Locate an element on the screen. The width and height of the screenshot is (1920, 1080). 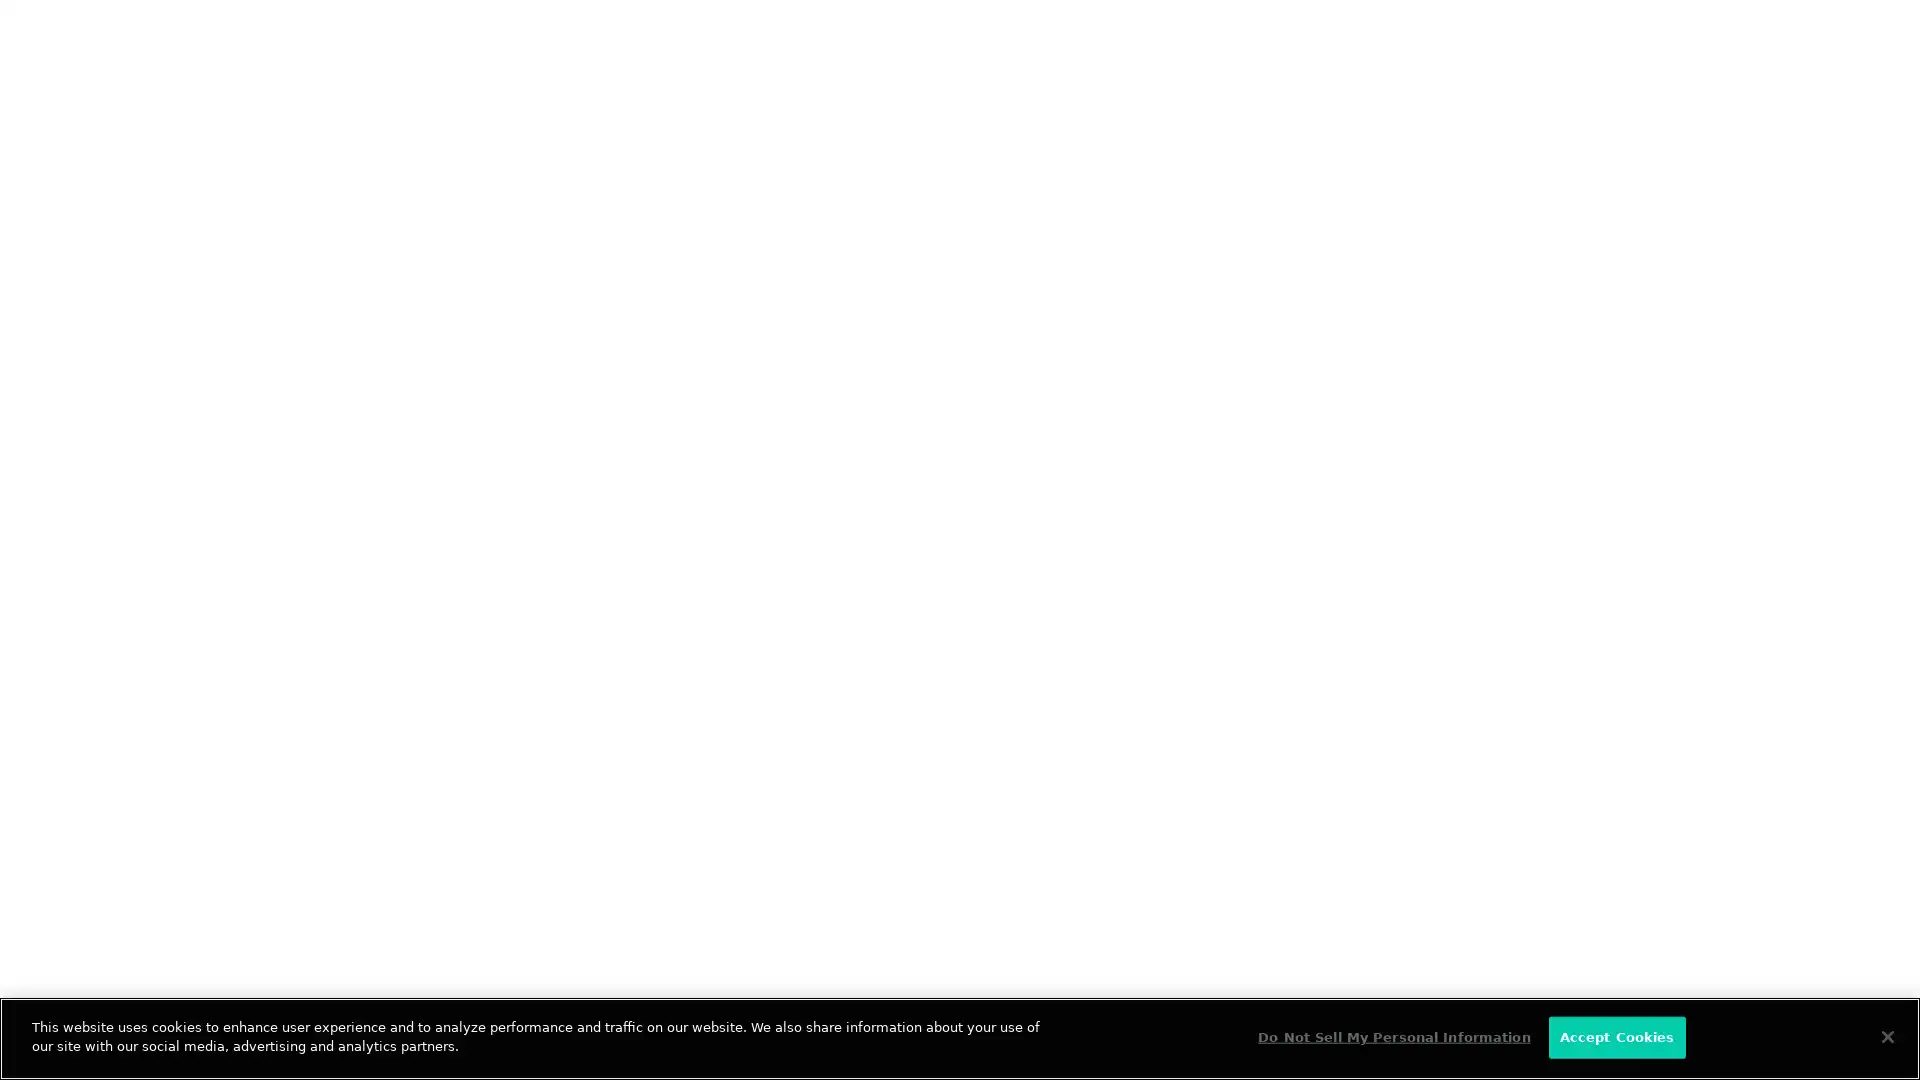
SUBSCRIBE is located at coordinates (532, 458).